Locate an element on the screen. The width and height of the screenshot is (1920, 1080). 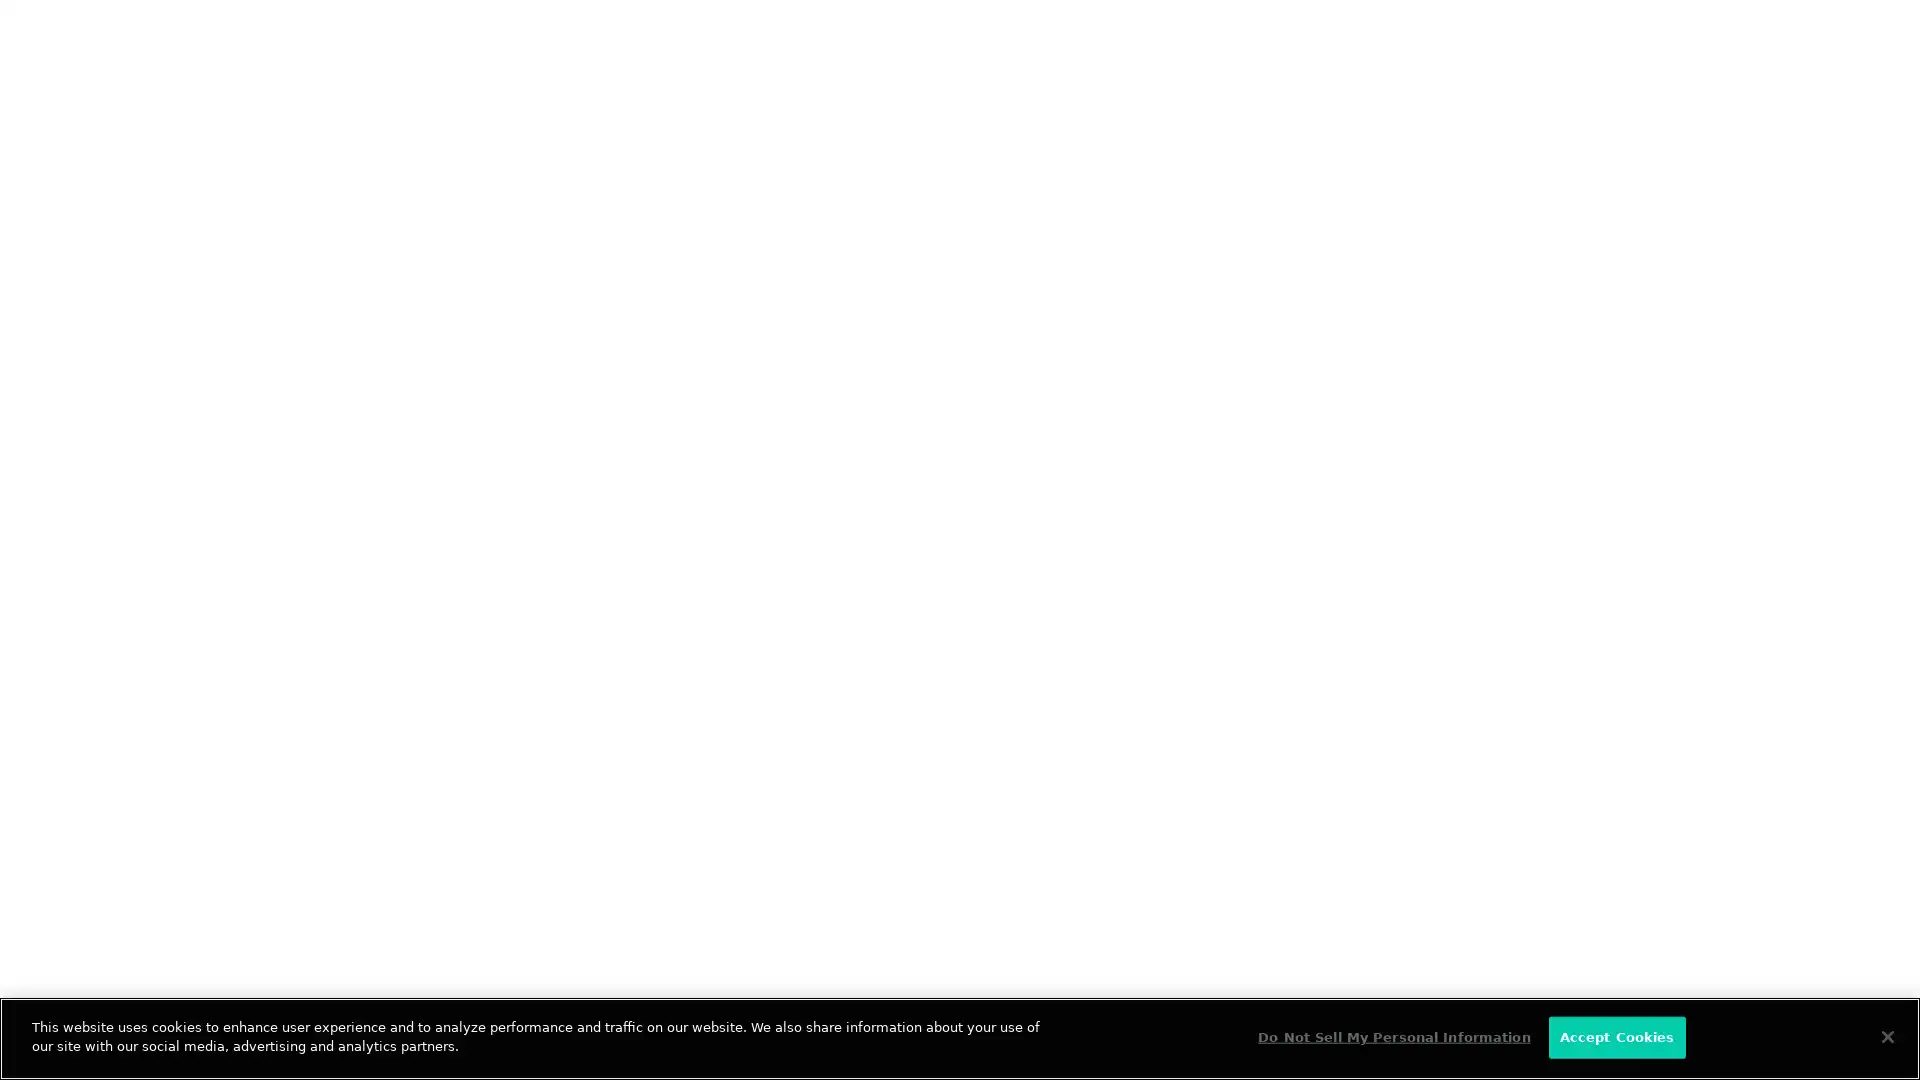
SUBSCRIBE is located at coordinates (532, 458).